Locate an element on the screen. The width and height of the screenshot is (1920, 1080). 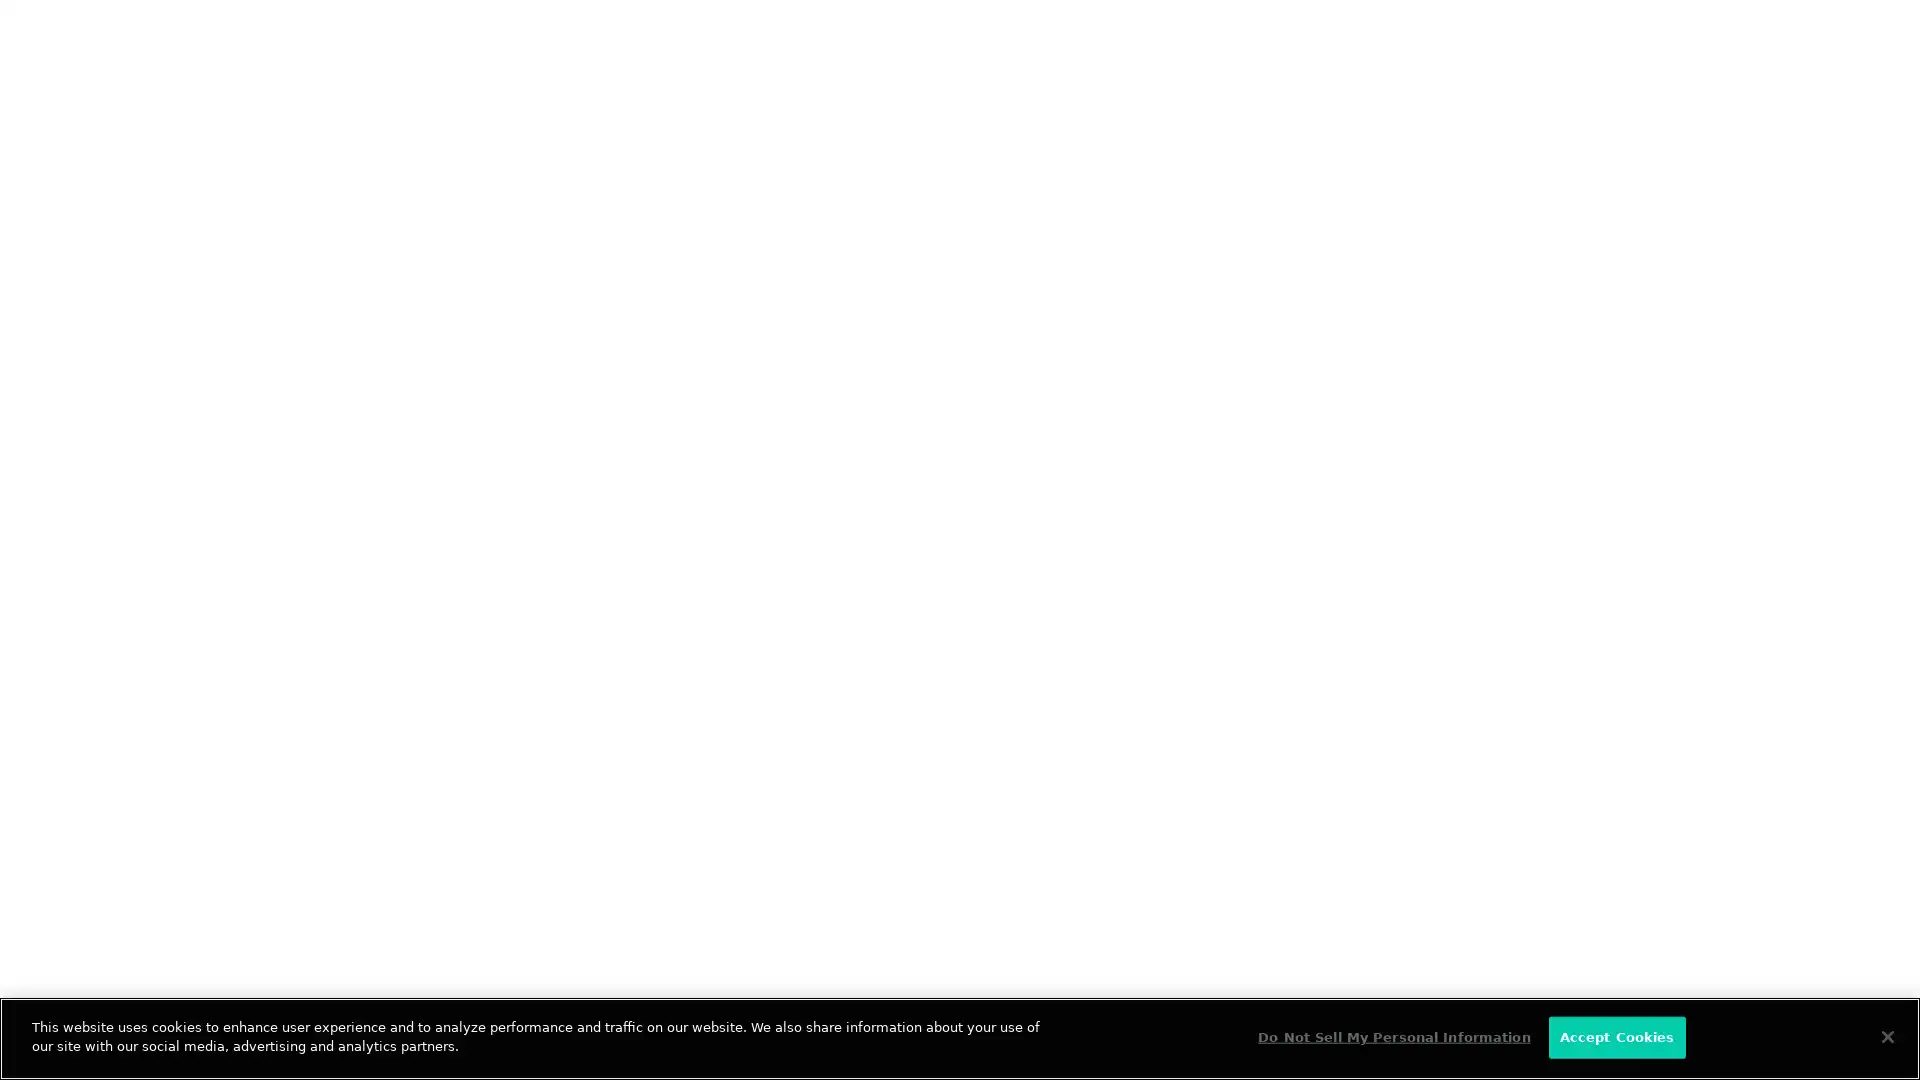
SUBSCRIBE is located at coordinates (532, 458).